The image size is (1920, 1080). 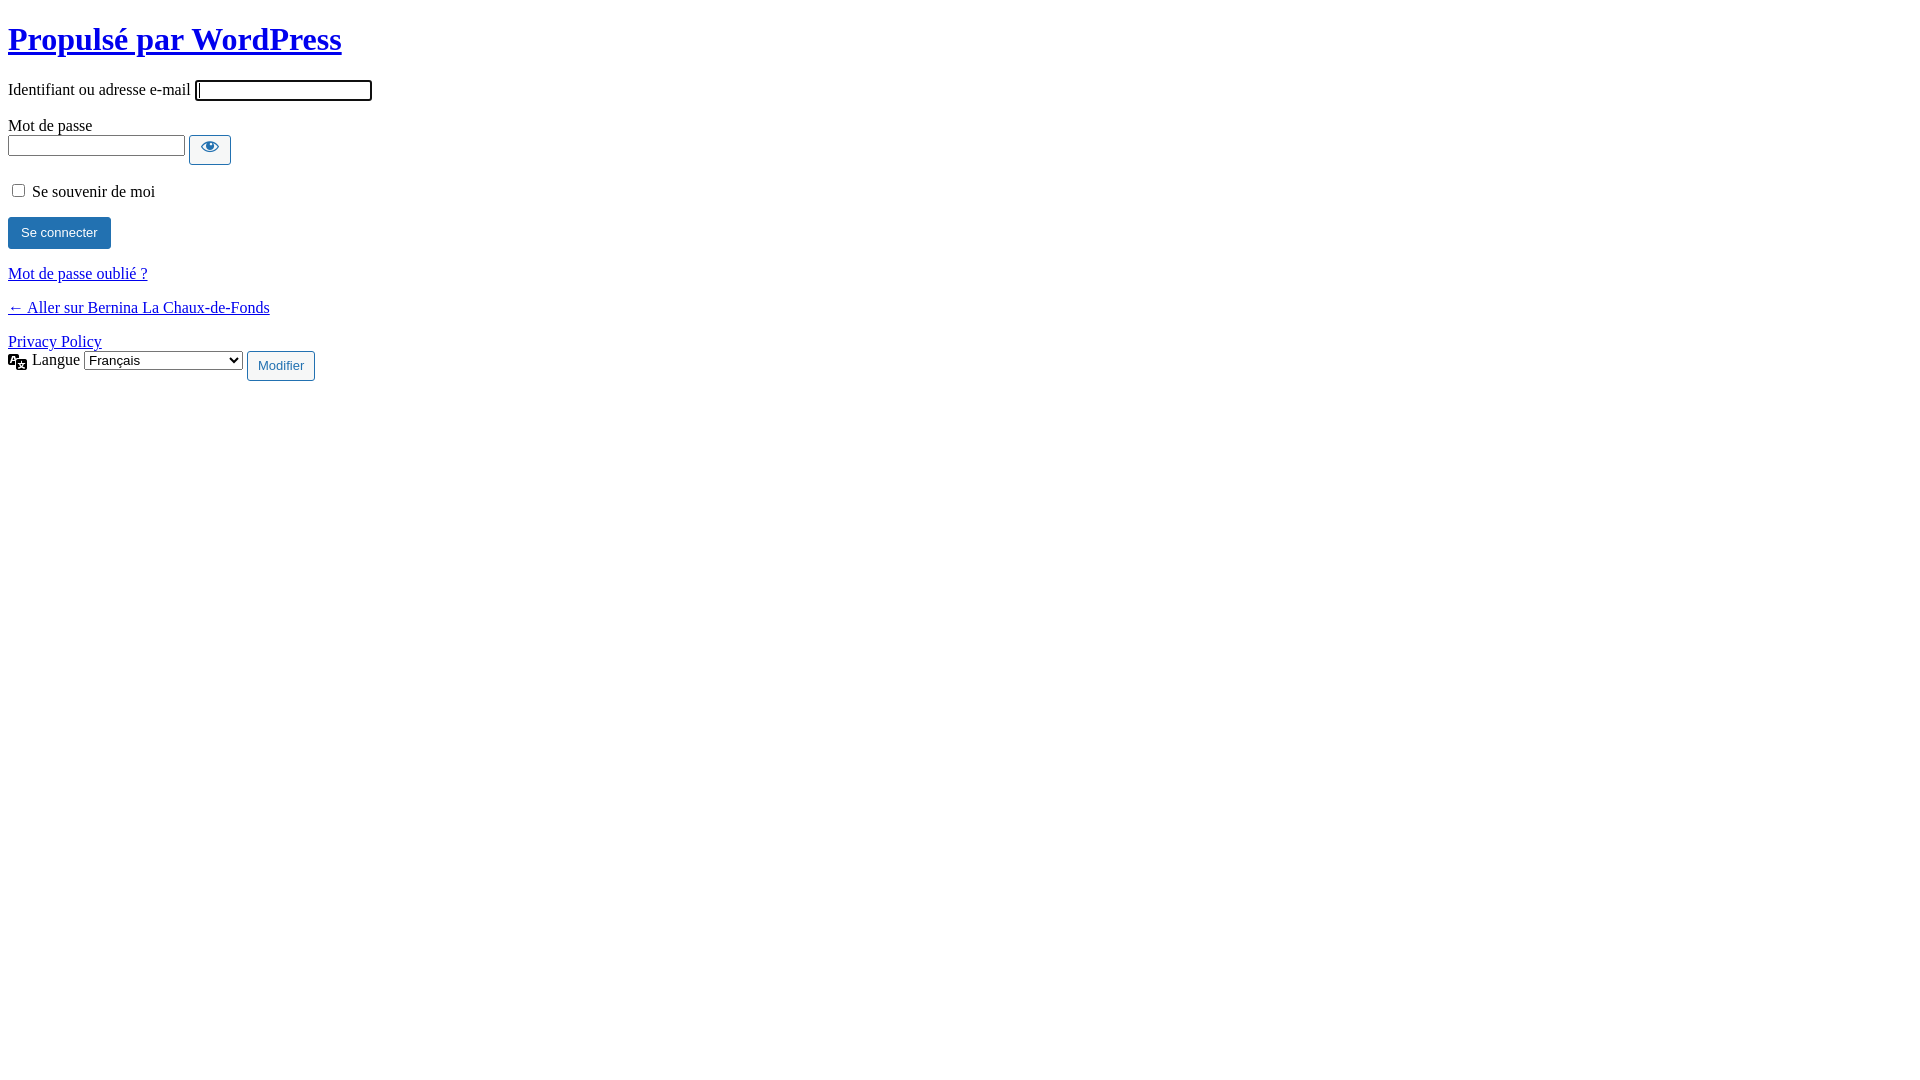 What do you see at coordinates (54, 340) in the screenshot?
I see `'Privacy Policy'` at bounding box center [54, 340].